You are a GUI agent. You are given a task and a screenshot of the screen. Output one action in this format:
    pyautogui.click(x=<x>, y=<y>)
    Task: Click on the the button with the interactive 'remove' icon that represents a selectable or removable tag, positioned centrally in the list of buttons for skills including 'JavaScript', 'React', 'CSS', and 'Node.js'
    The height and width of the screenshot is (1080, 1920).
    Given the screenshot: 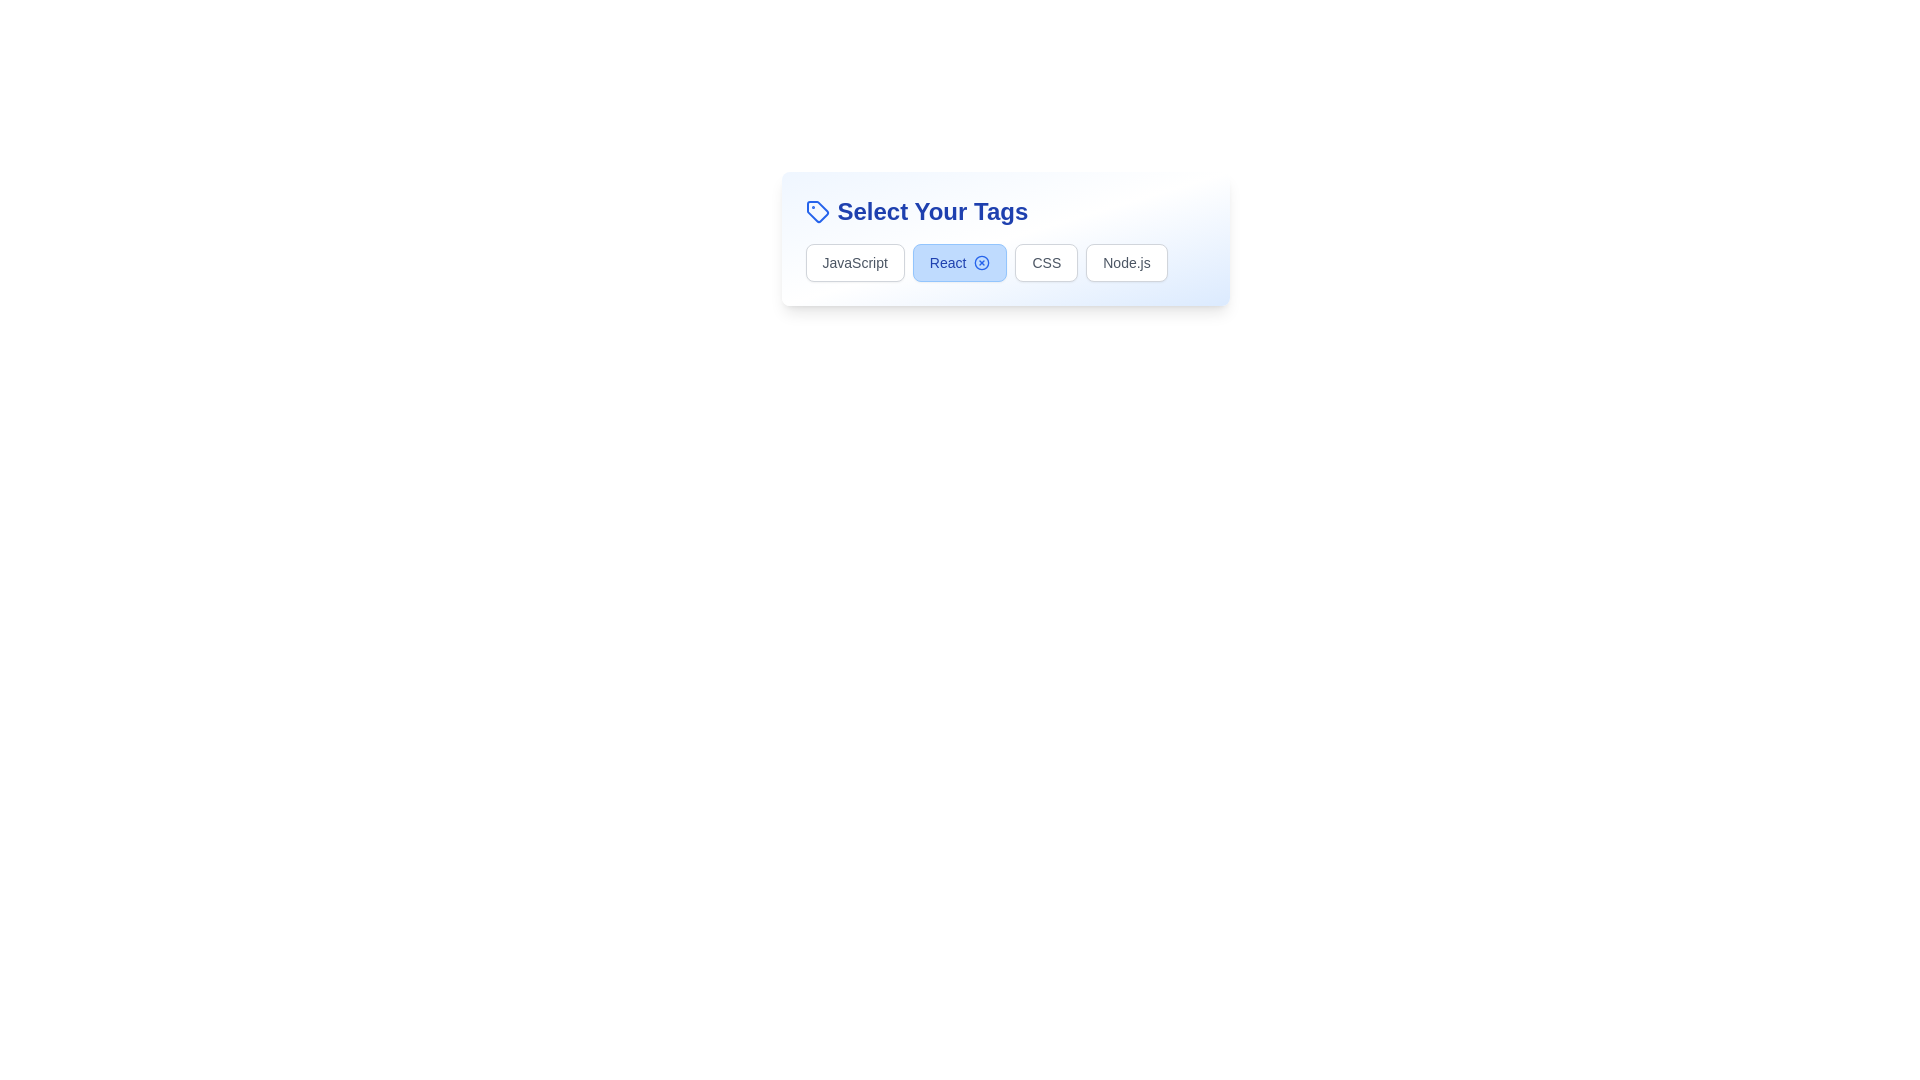 What is the action you would take?
    pyautogui.click(x=960, y=261)
    